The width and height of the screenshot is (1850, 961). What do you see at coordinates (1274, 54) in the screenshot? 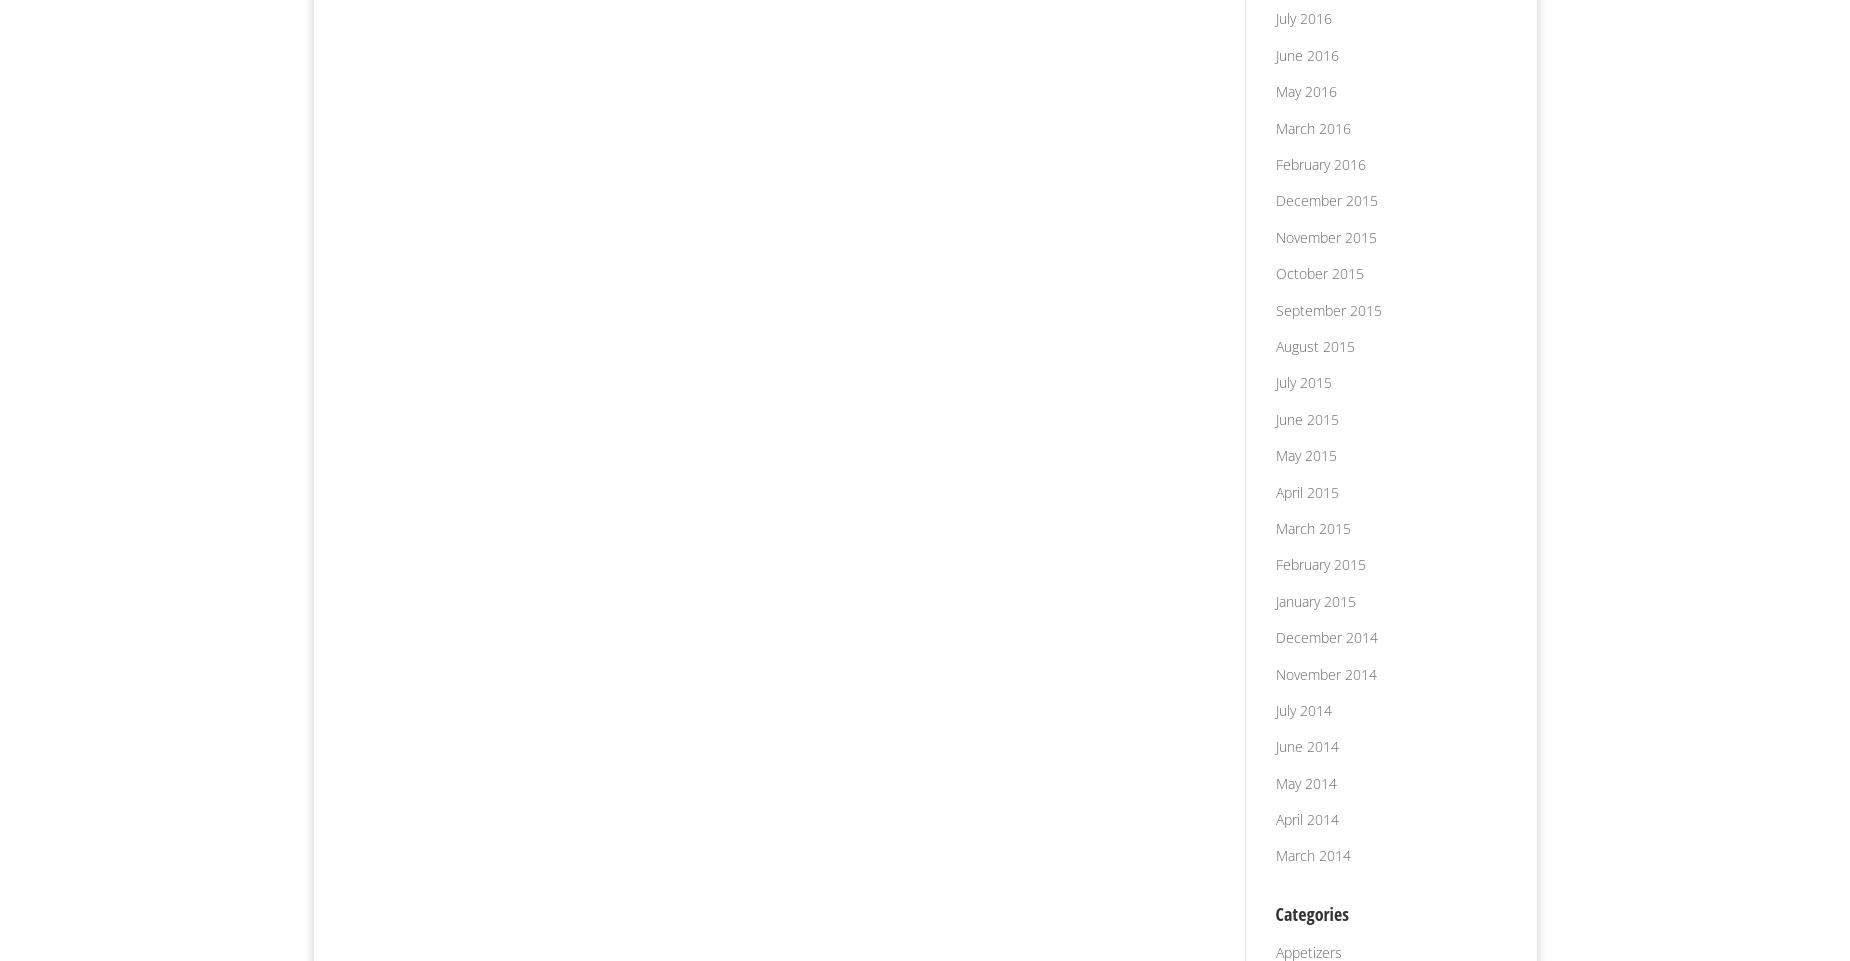
I see `'June 2016'` at bounding box center [1274, 54].